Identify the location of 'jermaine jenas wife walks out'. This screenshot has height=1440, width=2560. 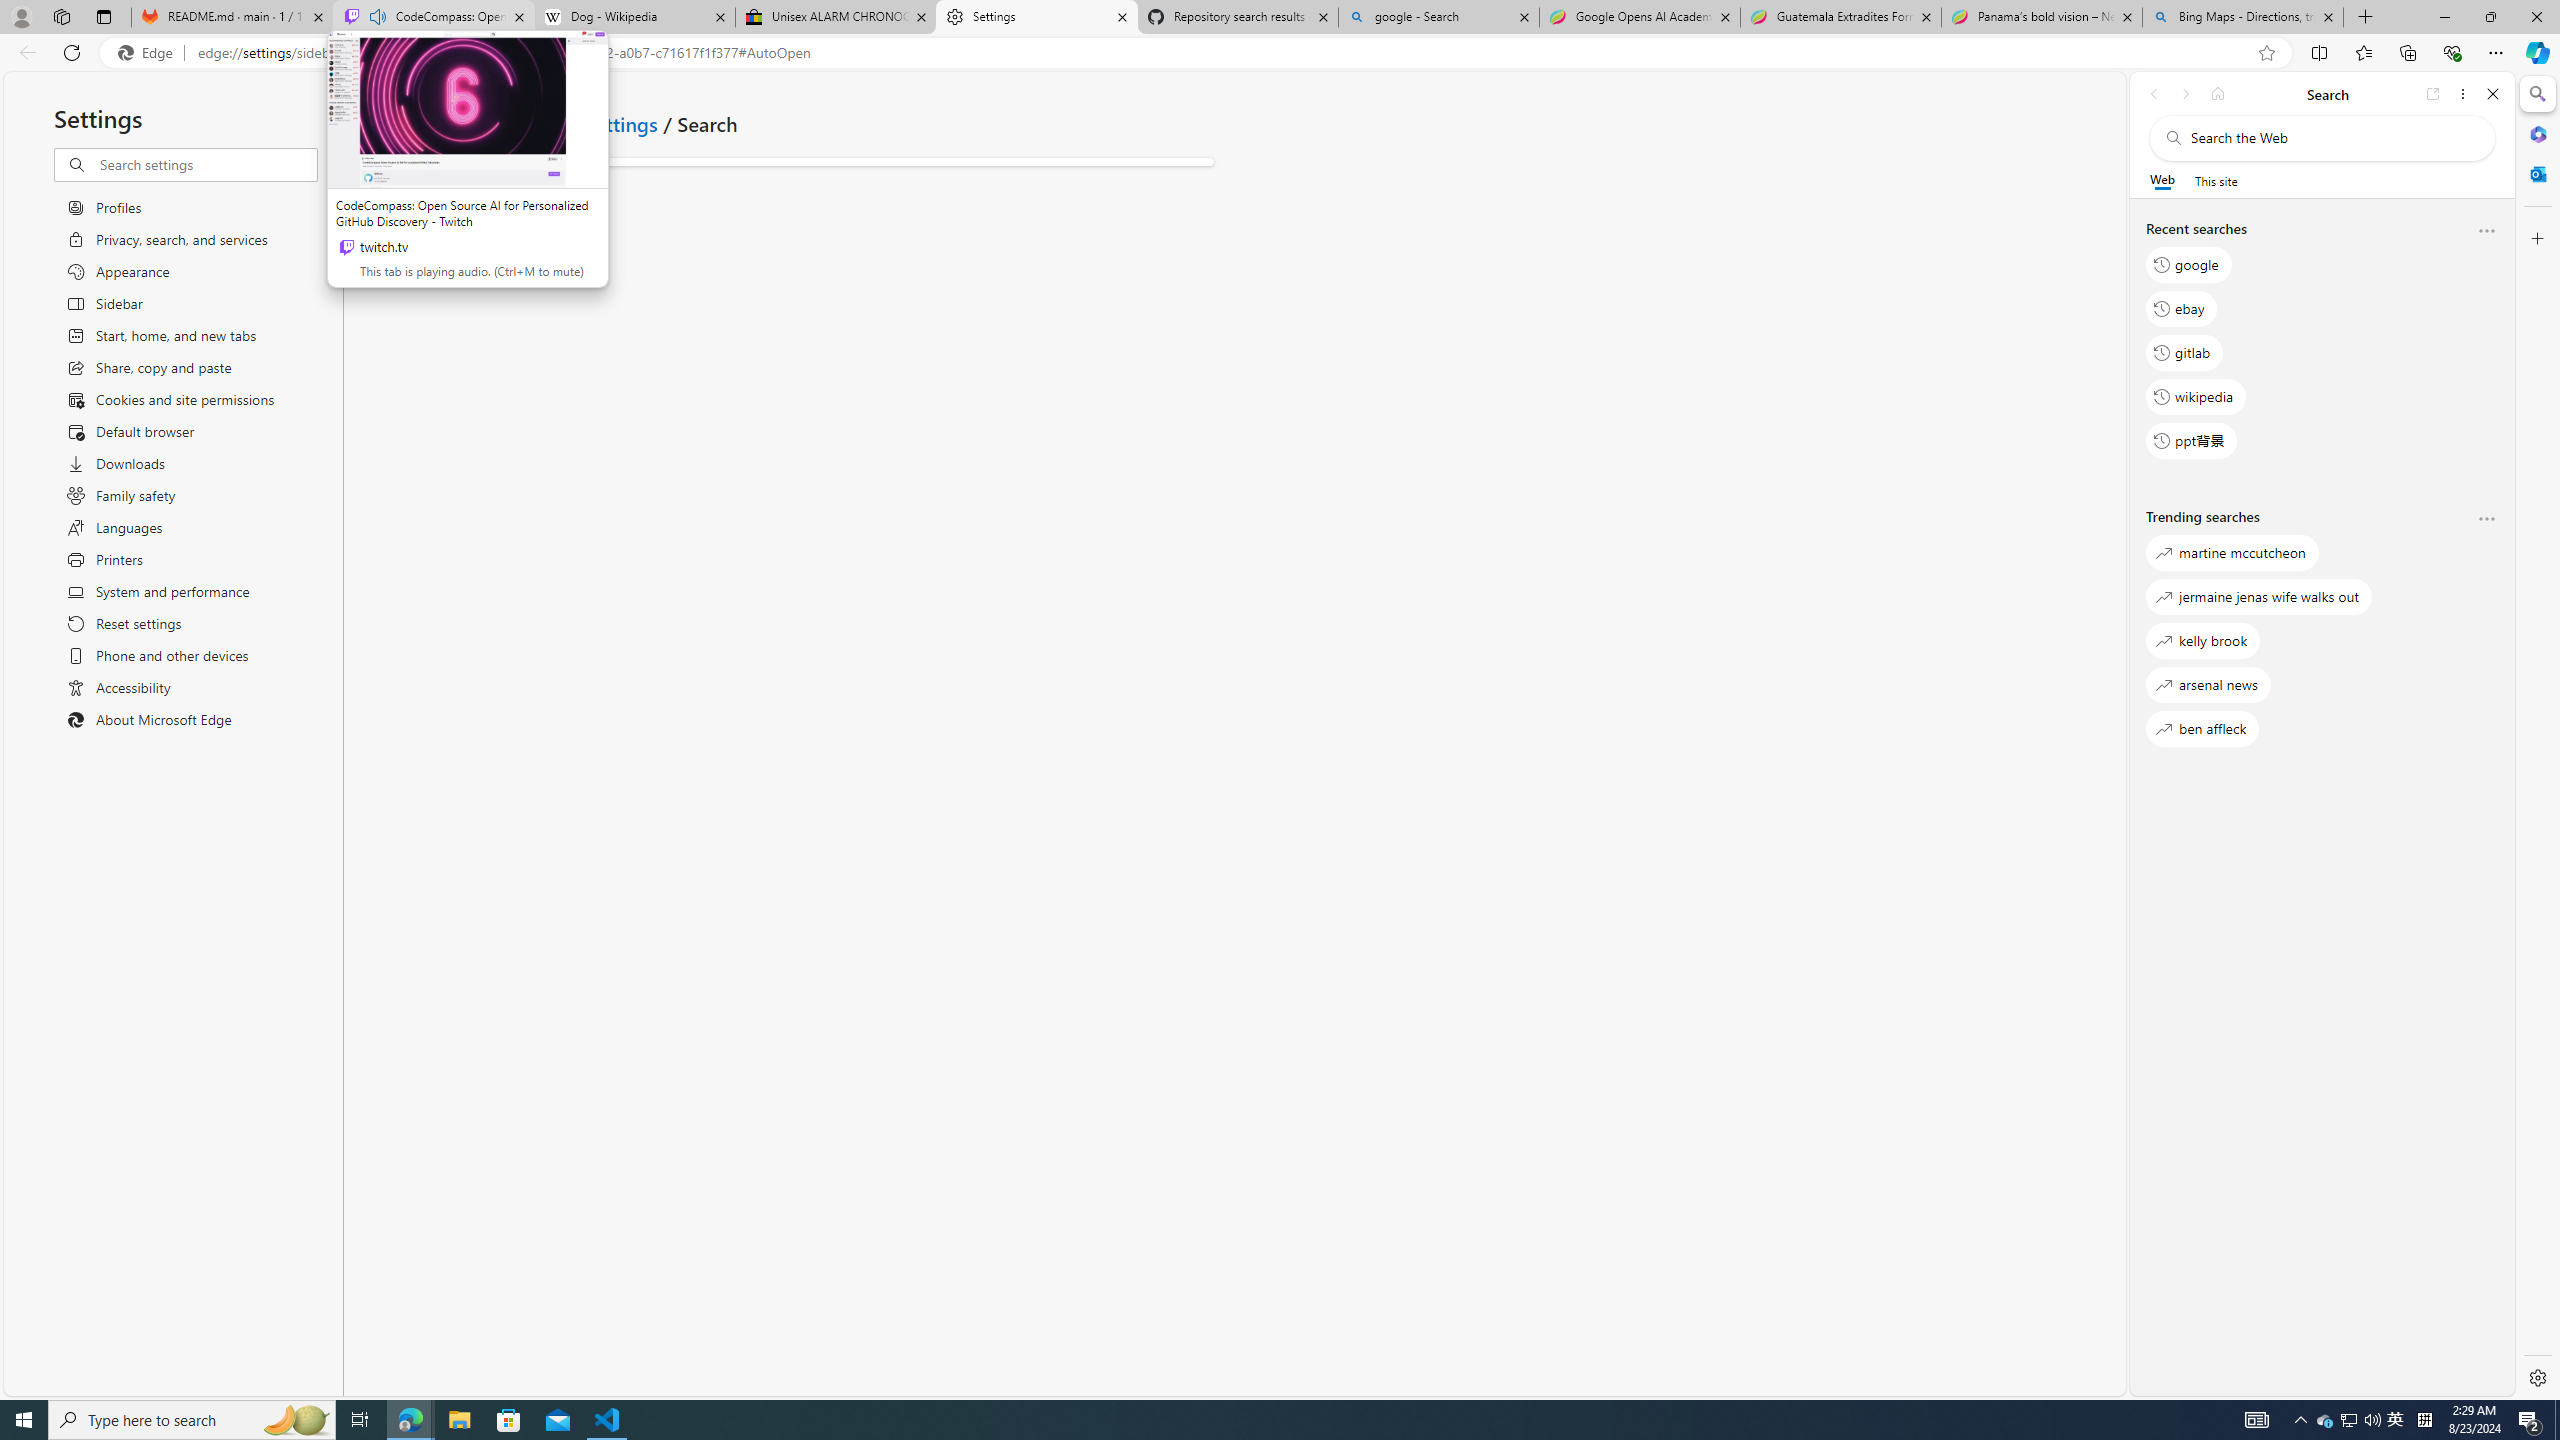
(2258, 595).